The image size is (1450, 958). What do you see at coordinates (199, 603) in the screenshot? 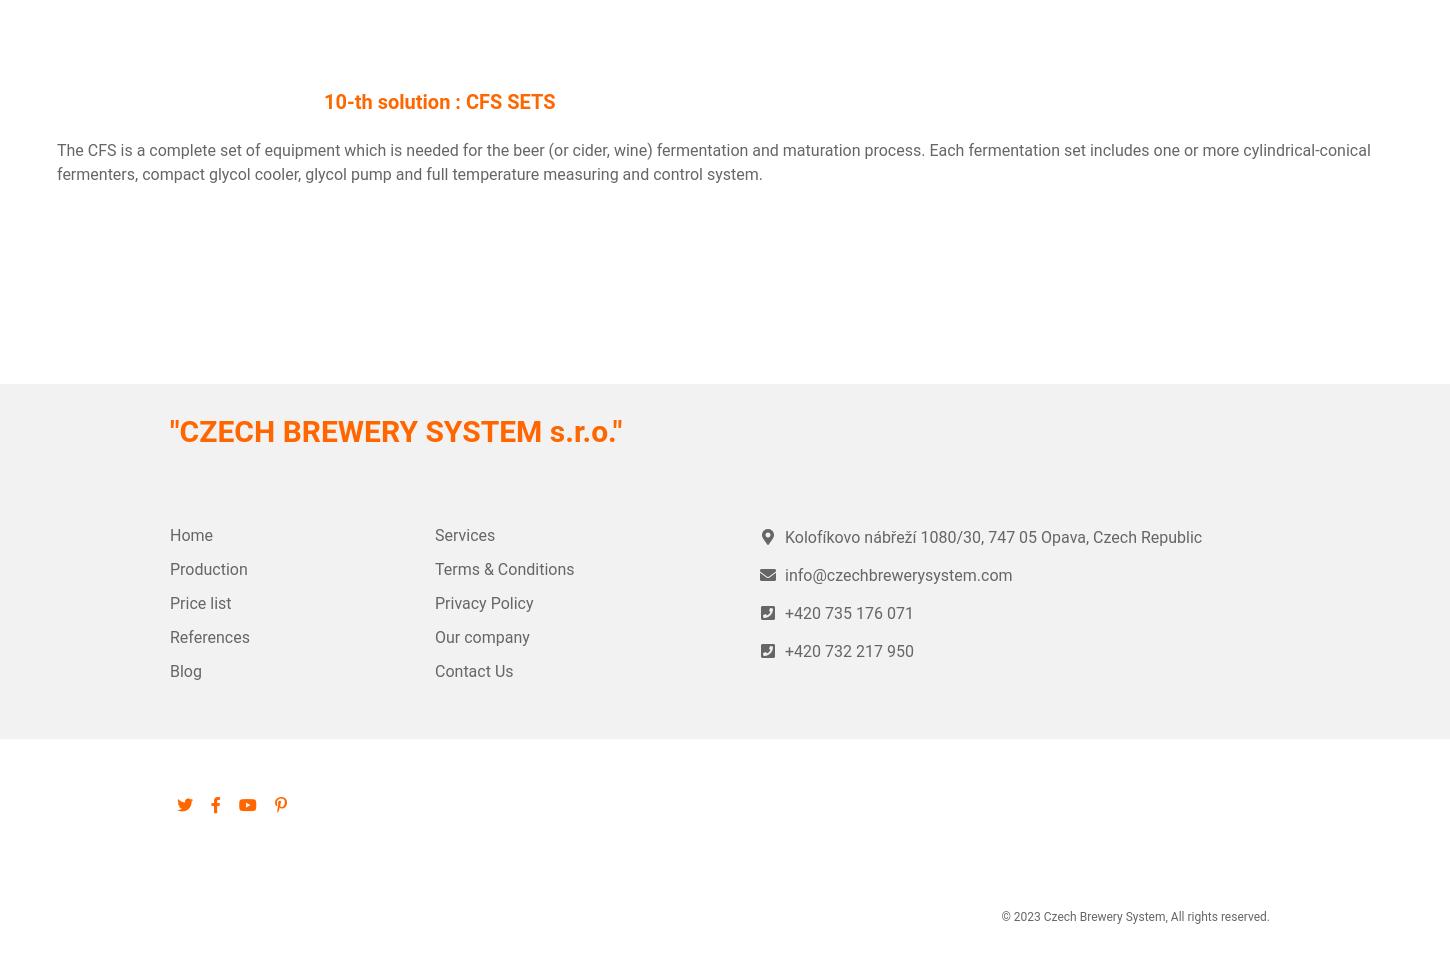
I see `'Price list'` at bounding box center [199, 603].